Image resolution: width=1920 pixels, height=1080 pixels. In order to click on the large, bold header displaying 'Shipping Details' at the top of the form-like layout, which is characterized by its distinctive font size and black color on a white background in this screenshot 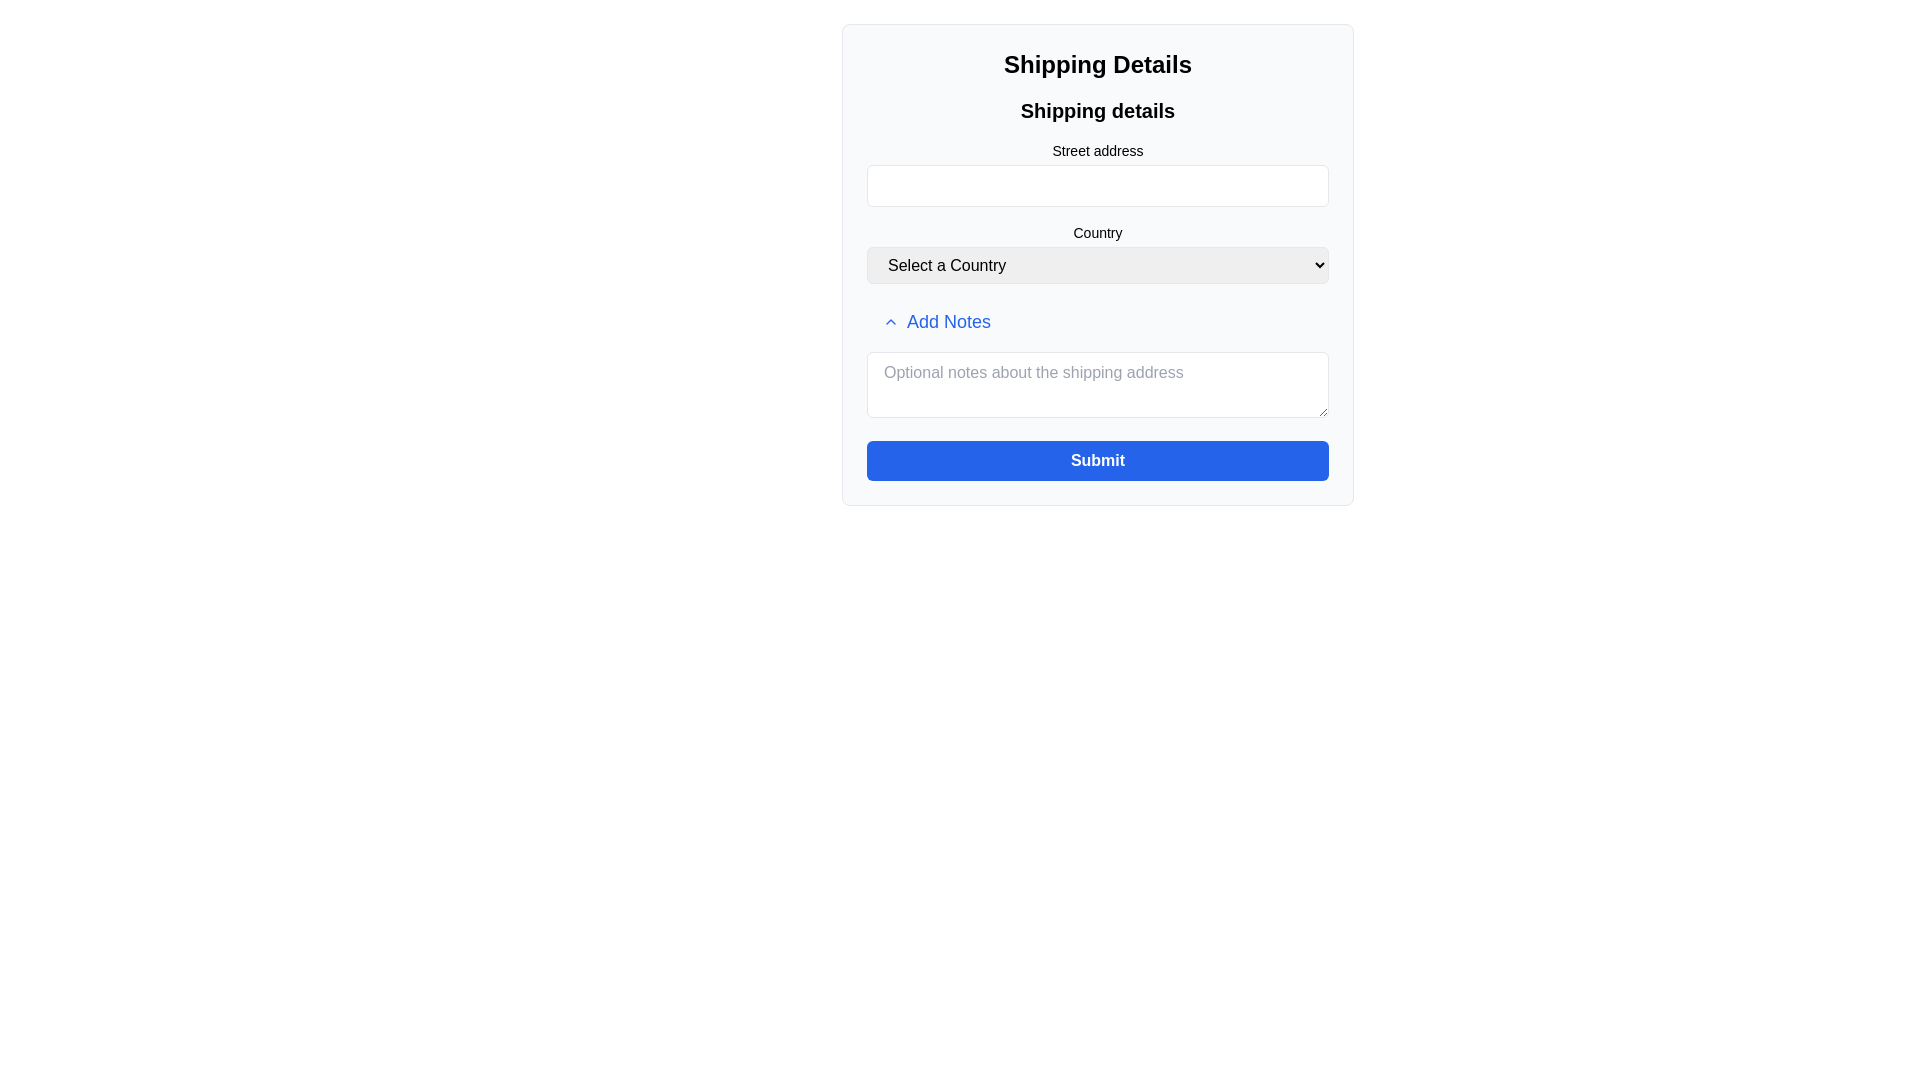, I will do `click(1097, 64)`.